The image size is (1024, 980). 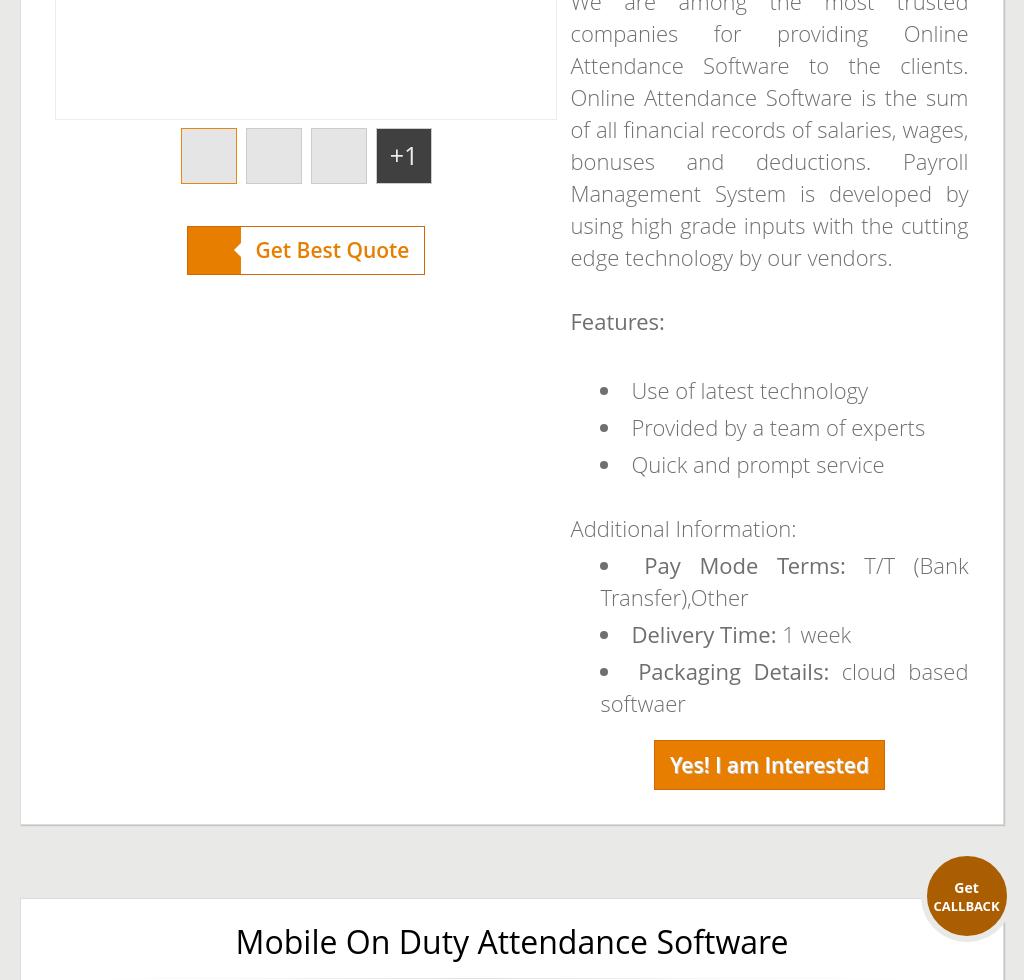 What do you see at coordinates (748, 390) in the screenshot?
I see `'Use of latest technology'` at bounding box center [748, 390].